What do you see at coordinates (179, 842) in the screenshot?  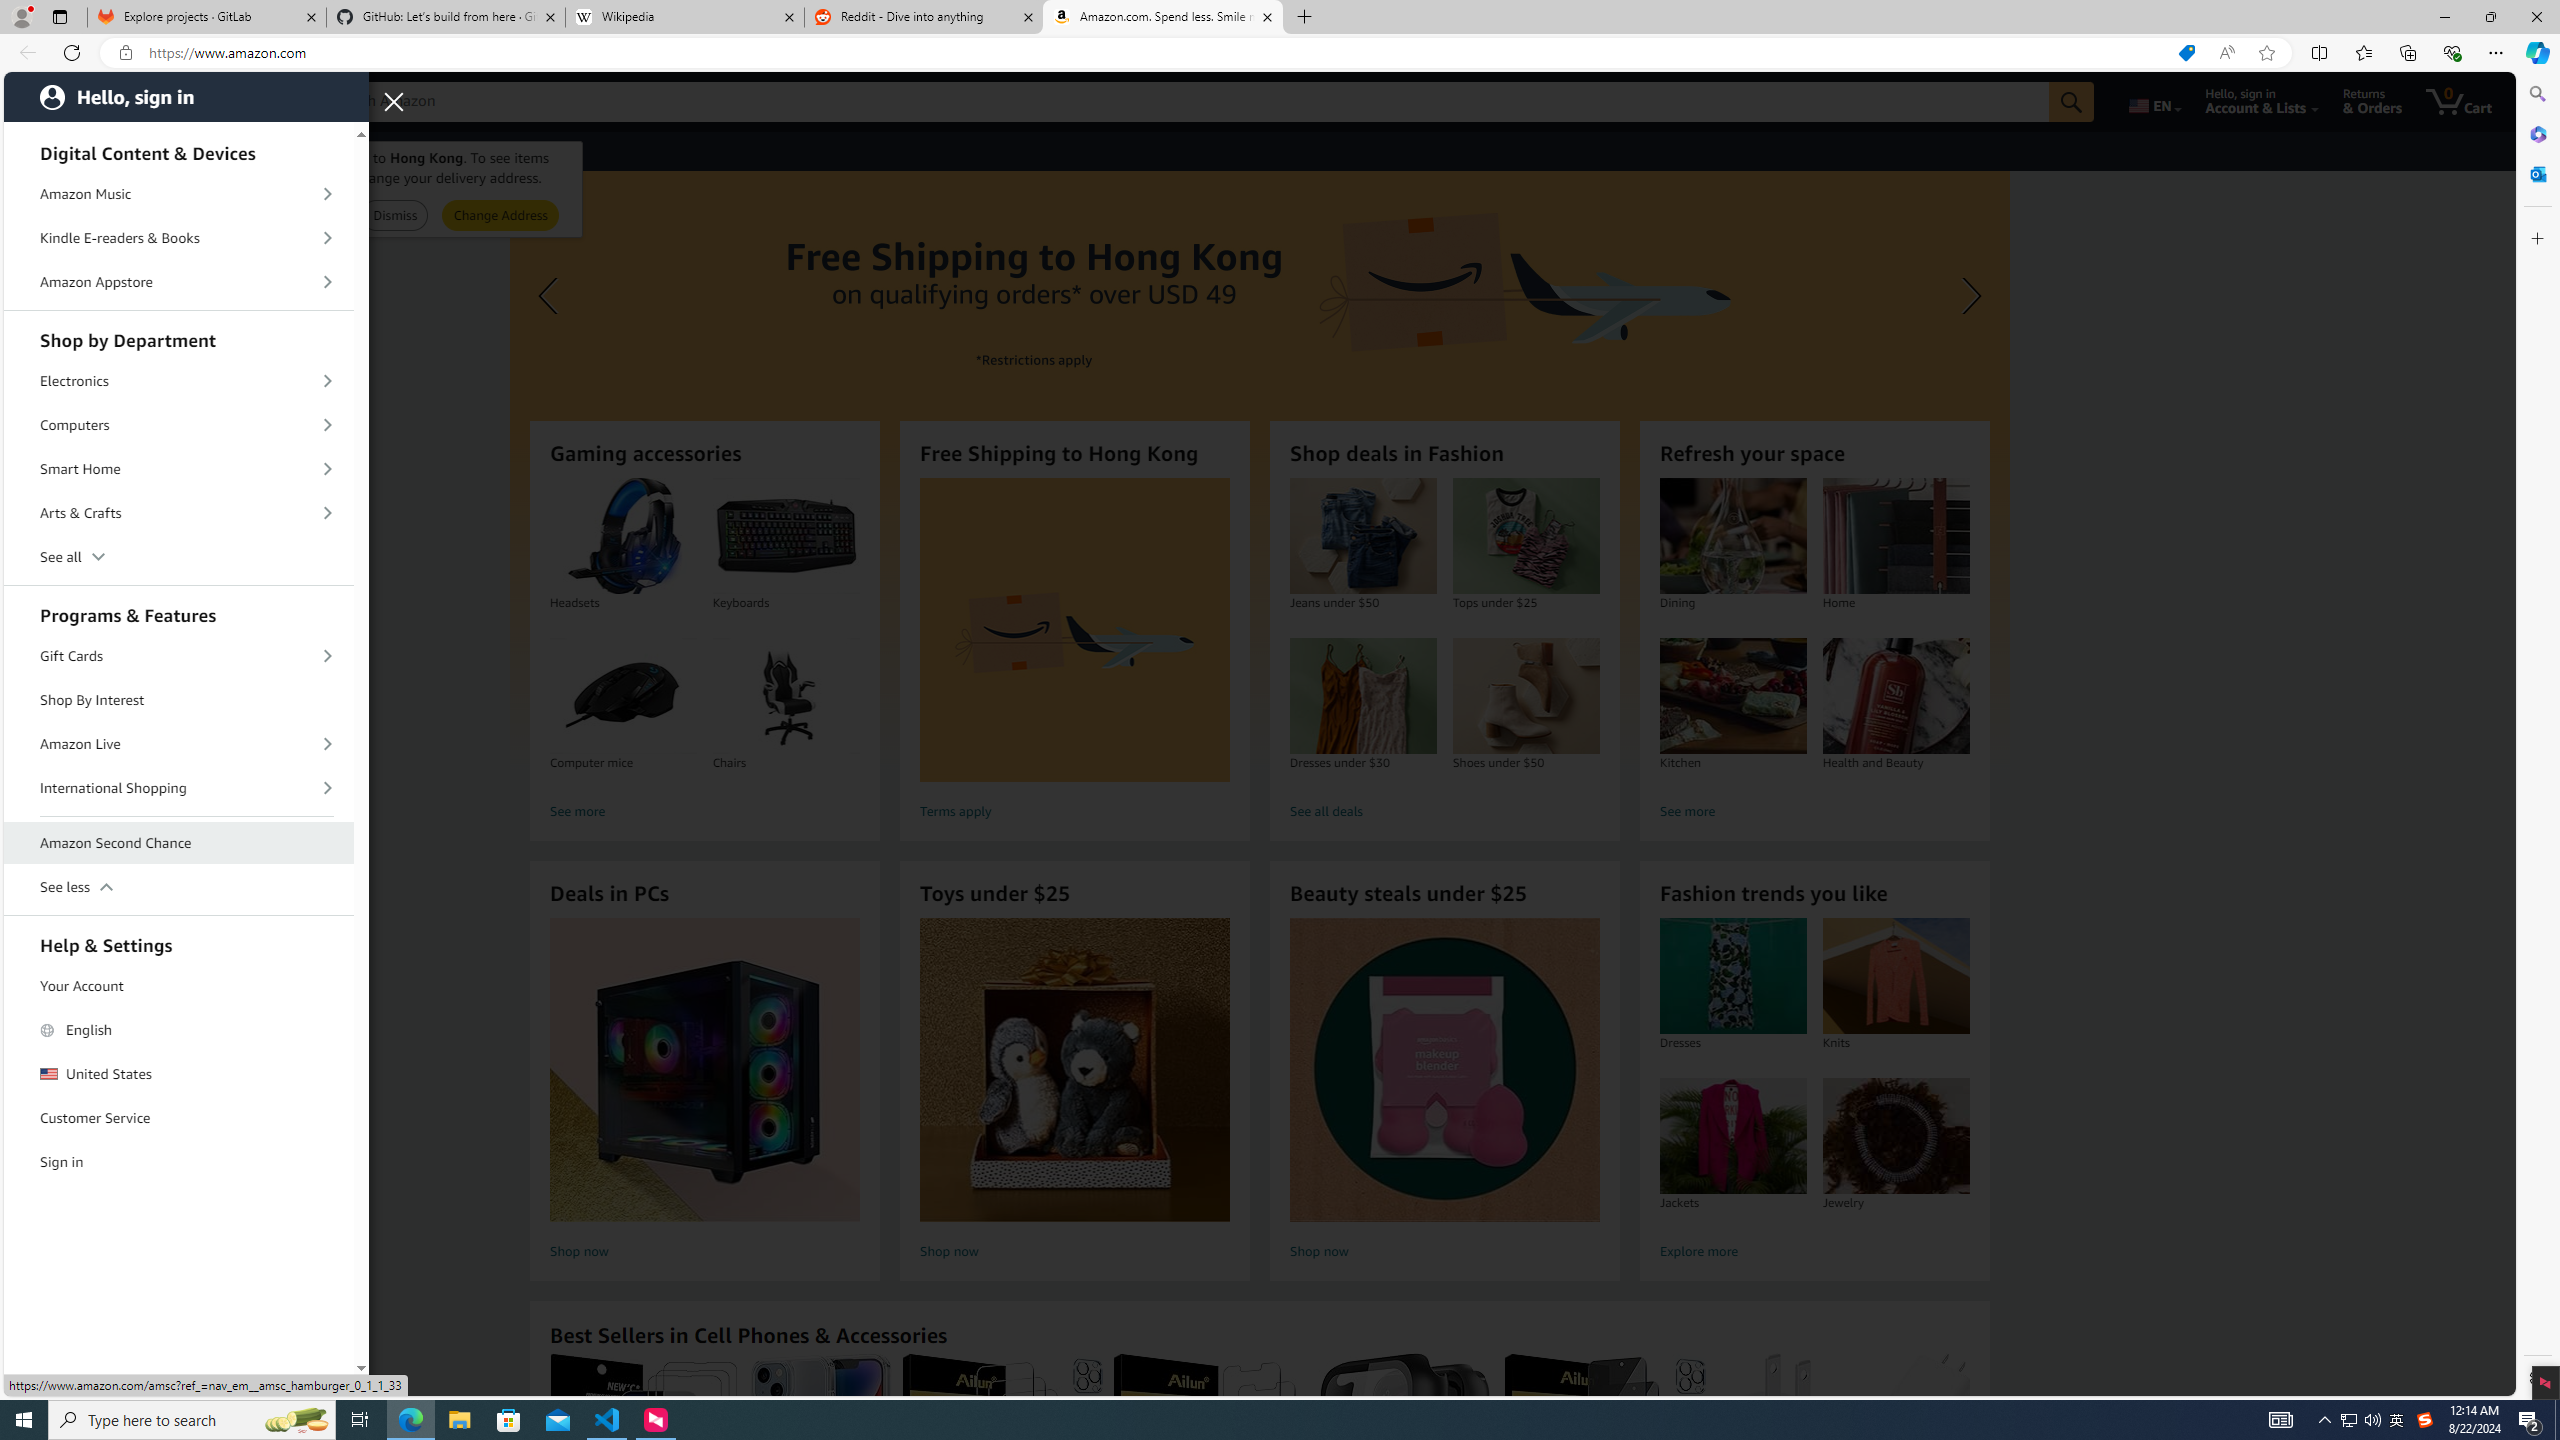 I see `'Amazon Second Chance'` at bounding box center [179, 842].